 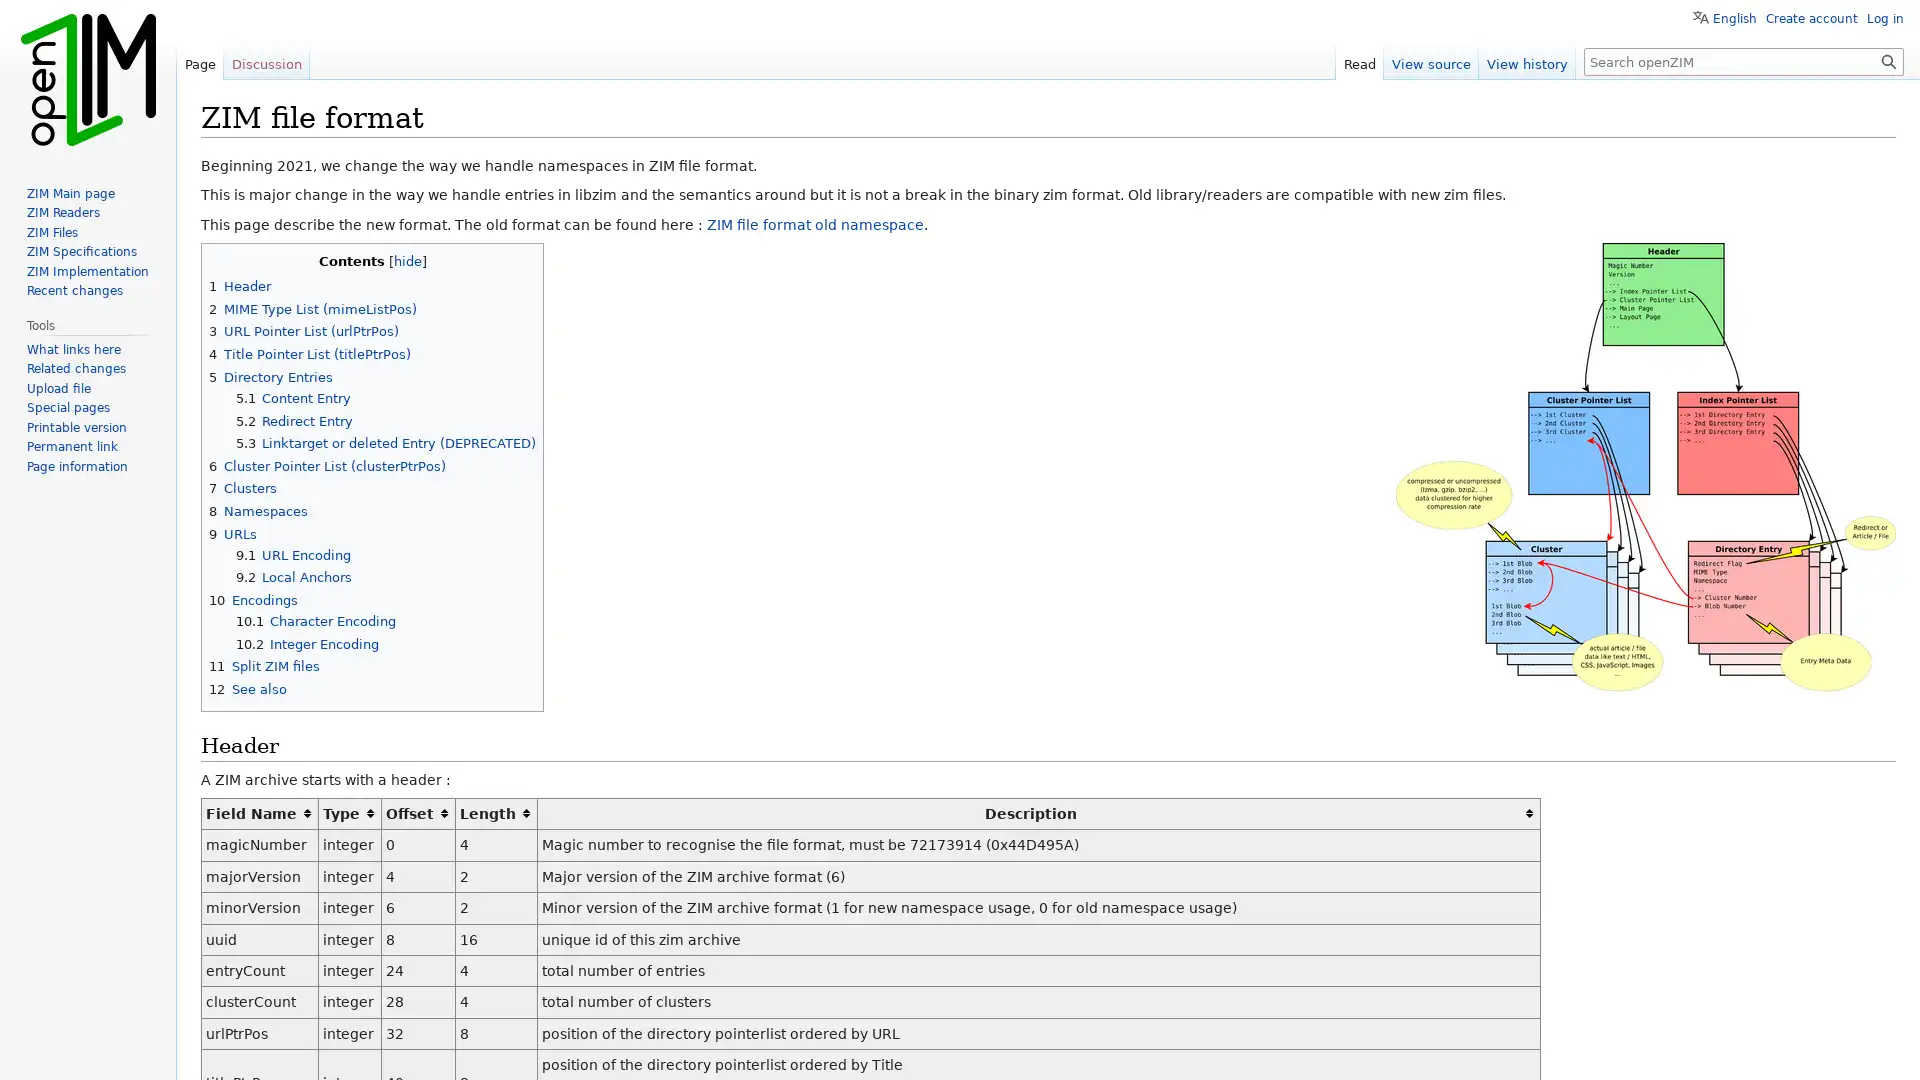 What do you see at coordinates (1888, 60) in the screenshot?
I see `Search` at bounding box center [1888, 60].